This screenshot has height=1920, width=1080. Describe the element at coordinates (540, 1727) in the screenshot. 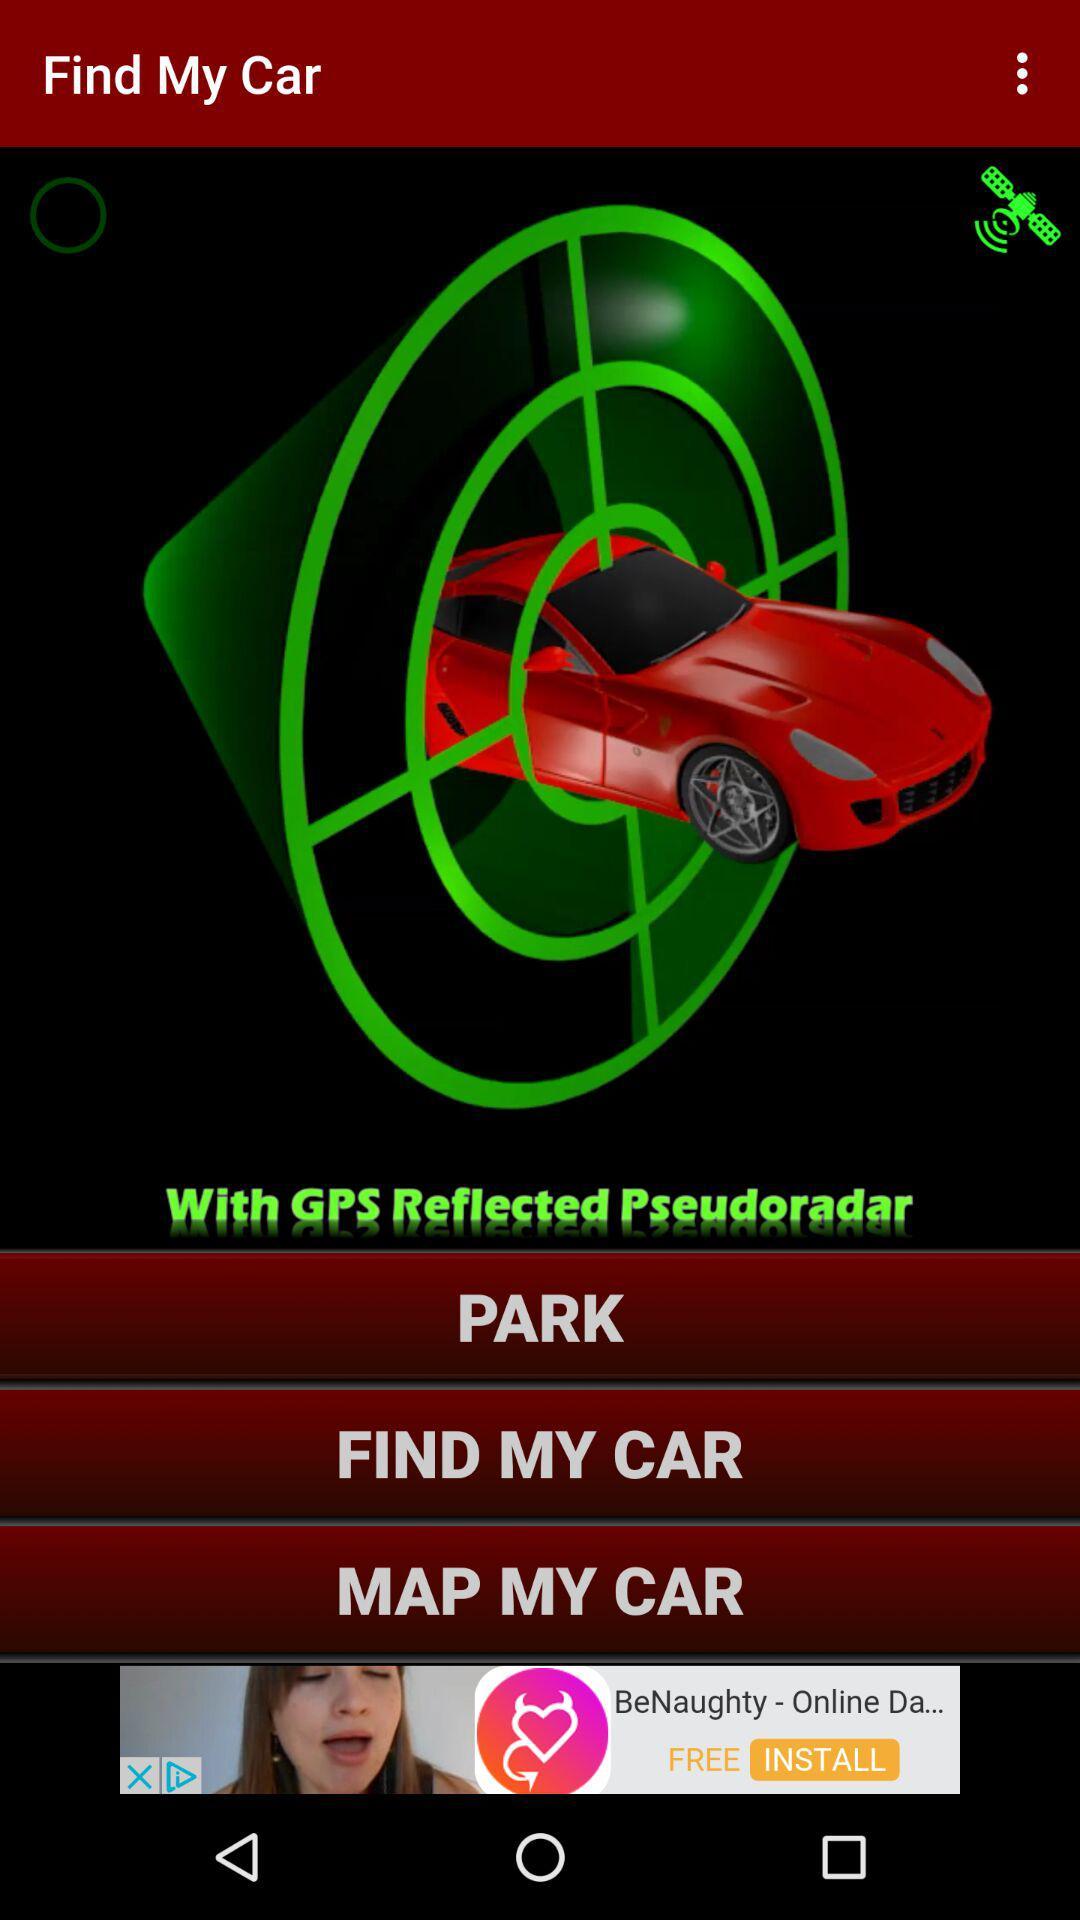

I see `showing the advertisement` at that location.